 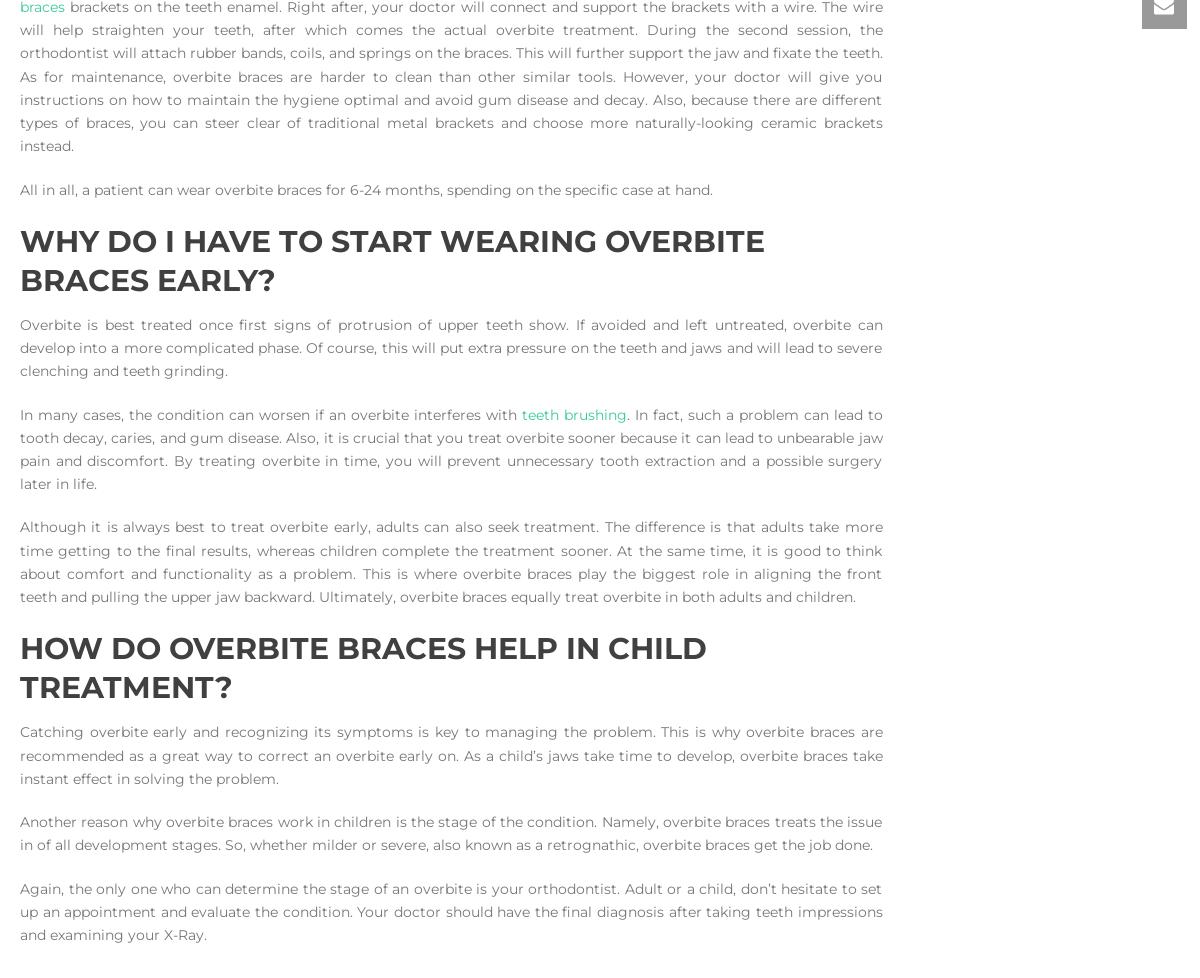 I want to click on 'How do Overbite Braces help in Child Treatment?', so click(x=363, y=667).